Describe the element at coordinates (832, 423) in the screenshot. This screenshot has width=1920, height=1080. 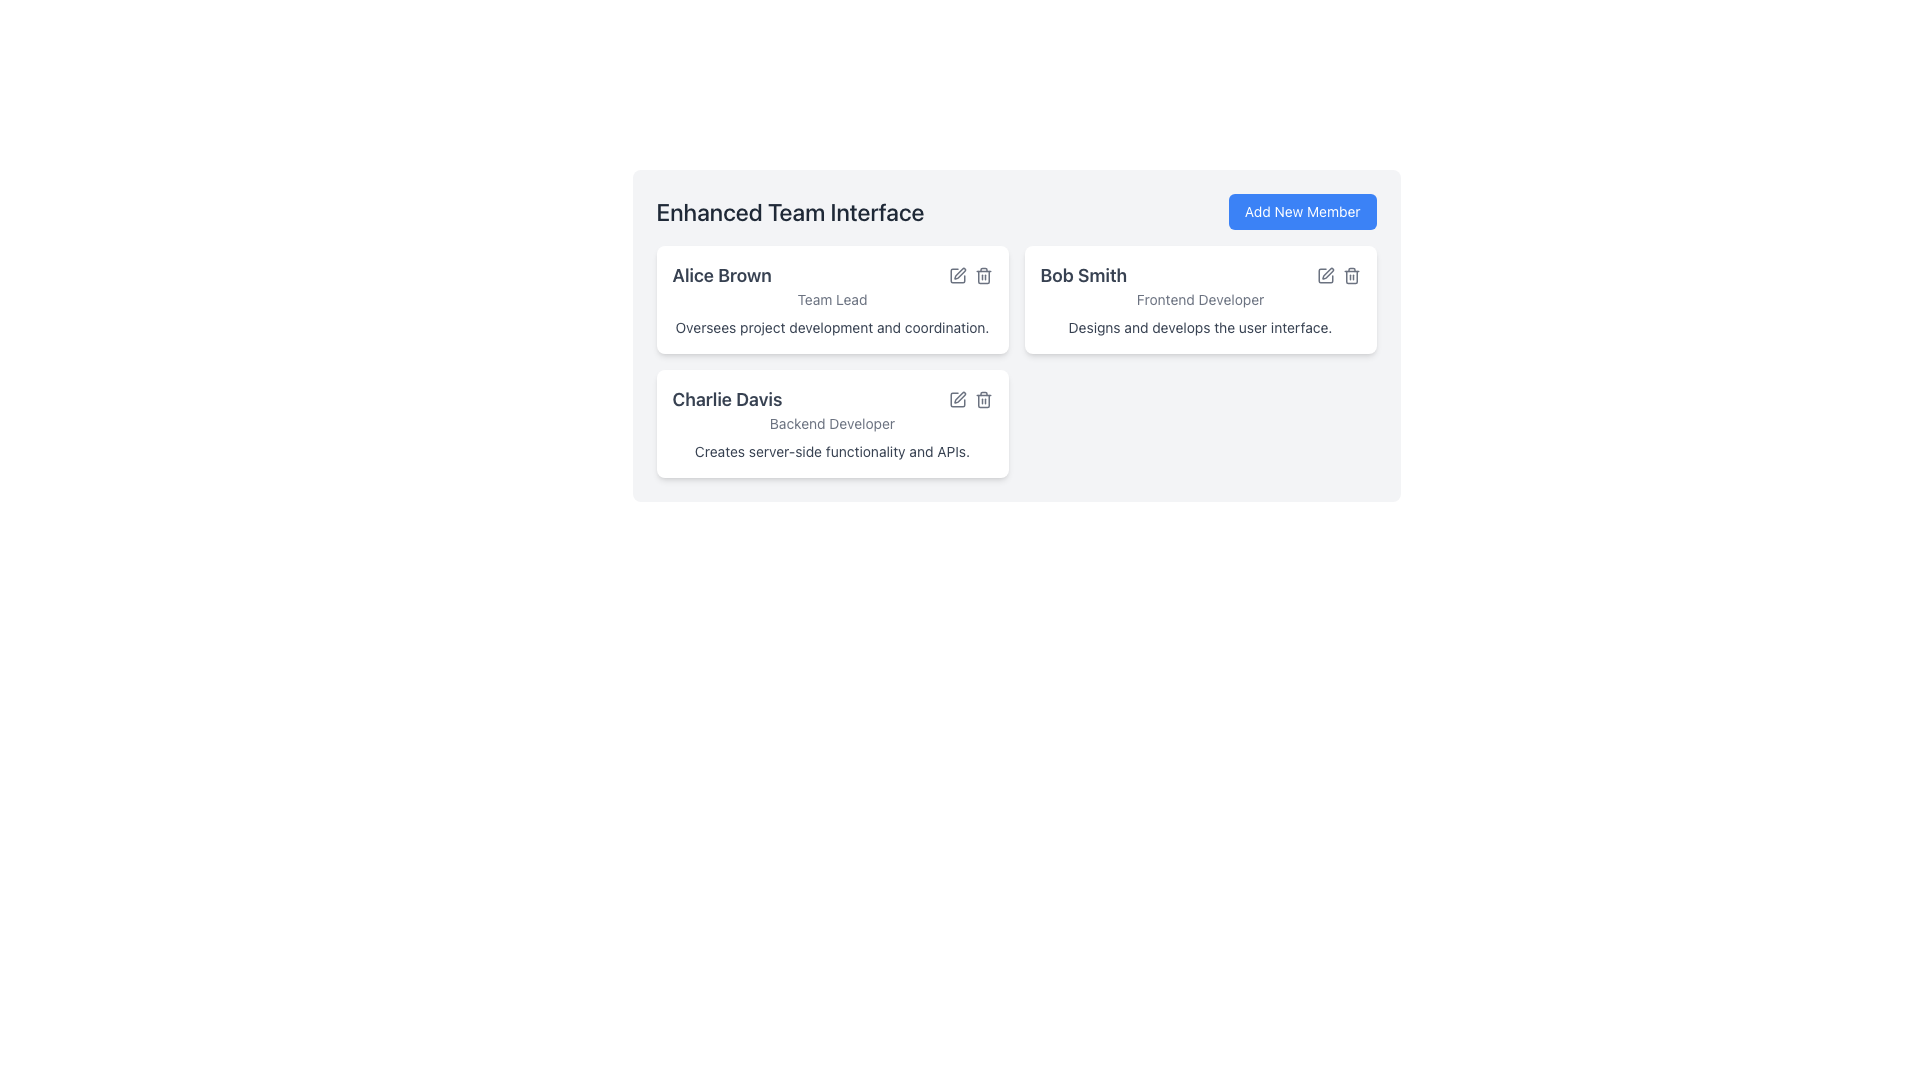
I see `the static text label displaying 'Backend Developer', which is located in the middle of the card representing the user 'Charlie Davis'` at that location.